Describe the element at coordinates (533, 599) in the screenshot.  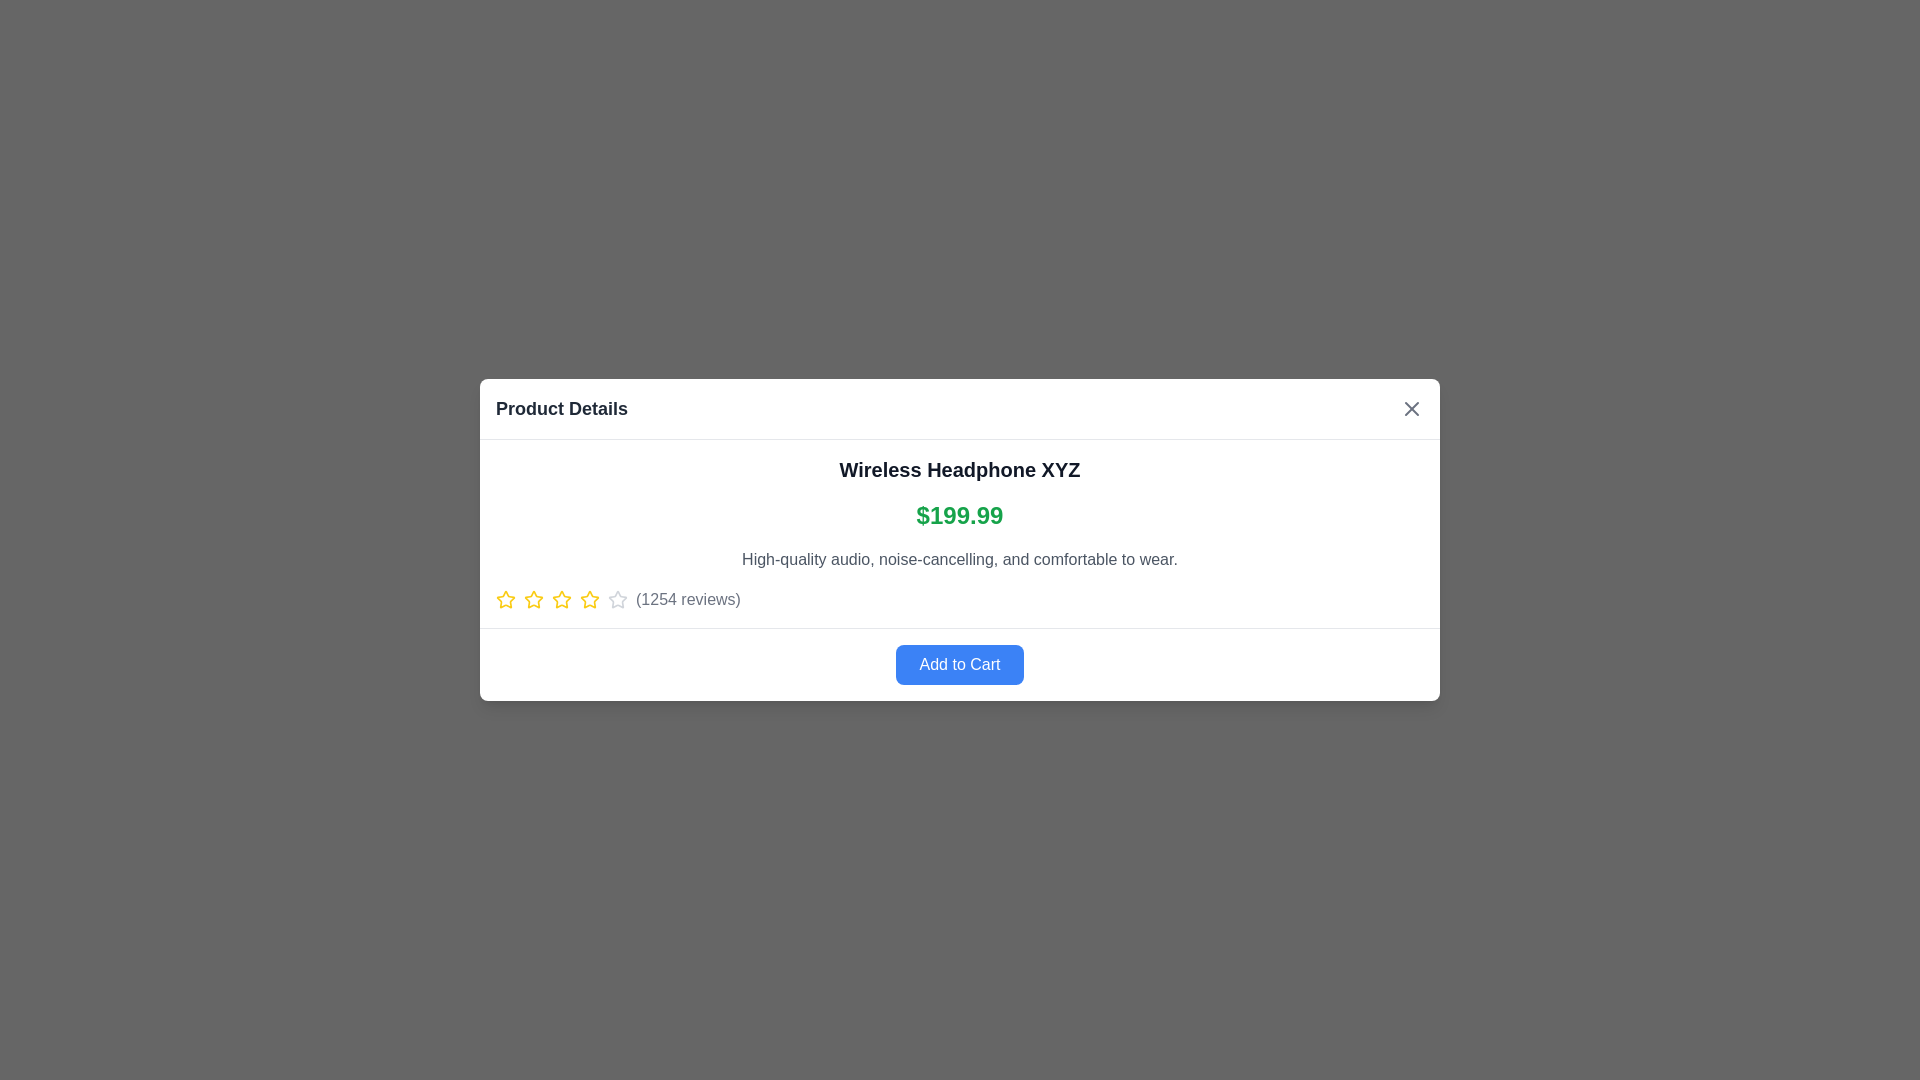
I see `the third star icon in the five-star product review representation located in the review section beneath the product information area` at that location.